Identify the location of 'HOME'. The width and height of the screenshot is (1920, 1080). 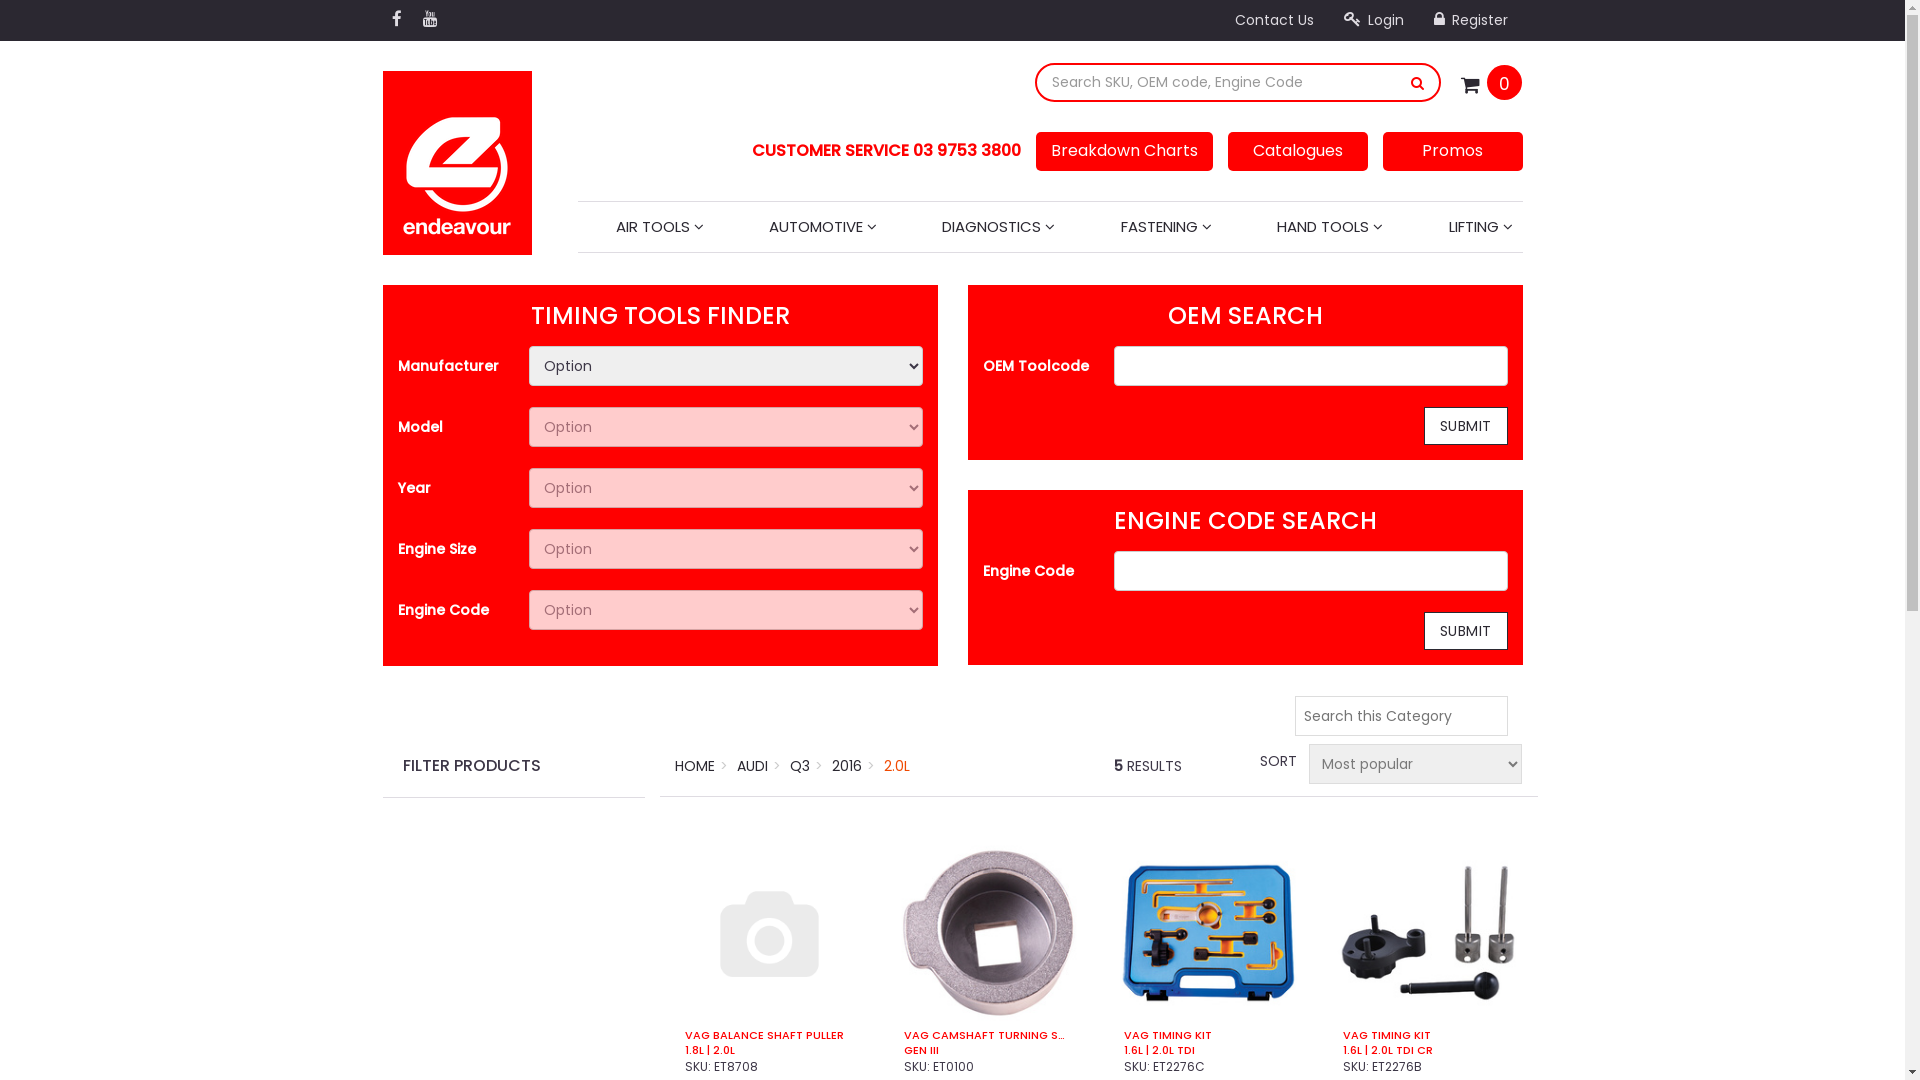
(695, 765).